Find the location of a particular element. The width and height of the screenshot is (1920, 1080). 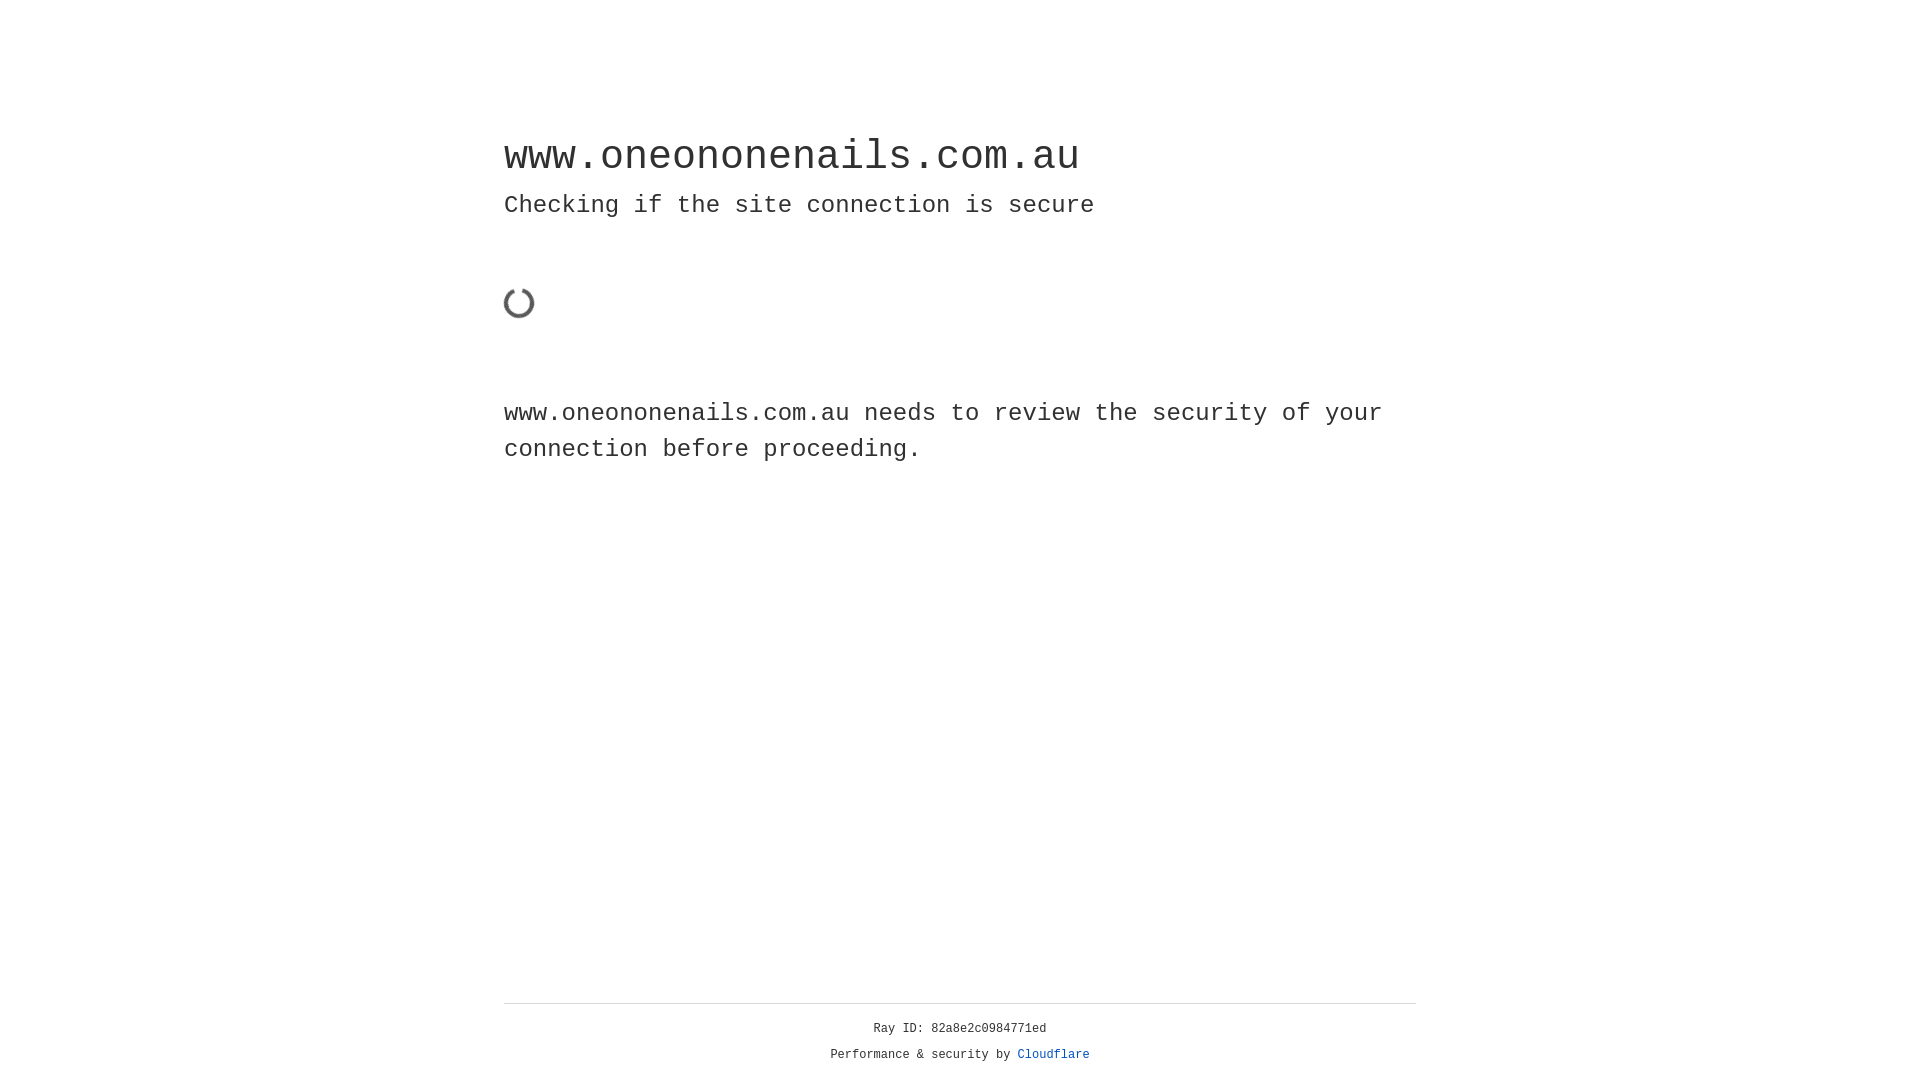

'Cloudflare' is located at coordinates (1053, 1054).